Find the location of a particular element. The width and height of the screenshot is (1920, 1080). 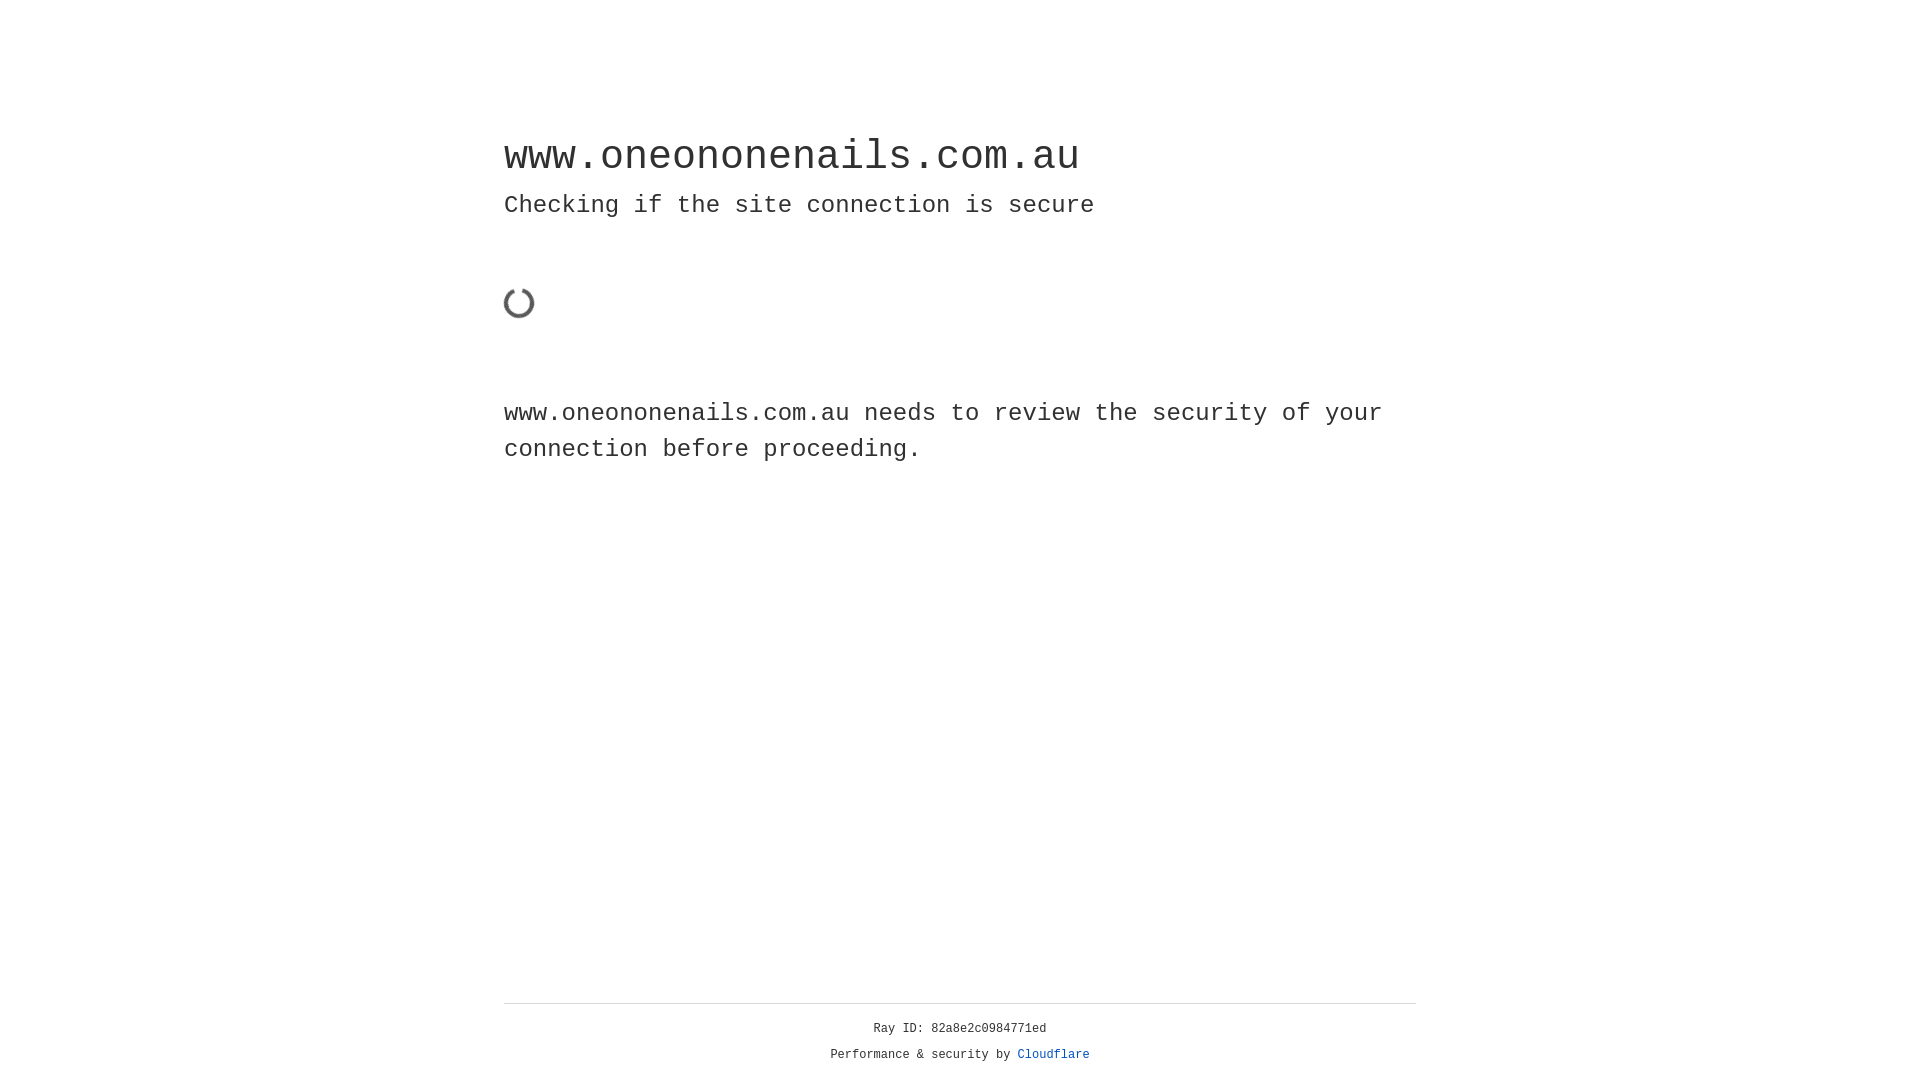

'Cloudflare' is located at coordinates (1053, 1054).